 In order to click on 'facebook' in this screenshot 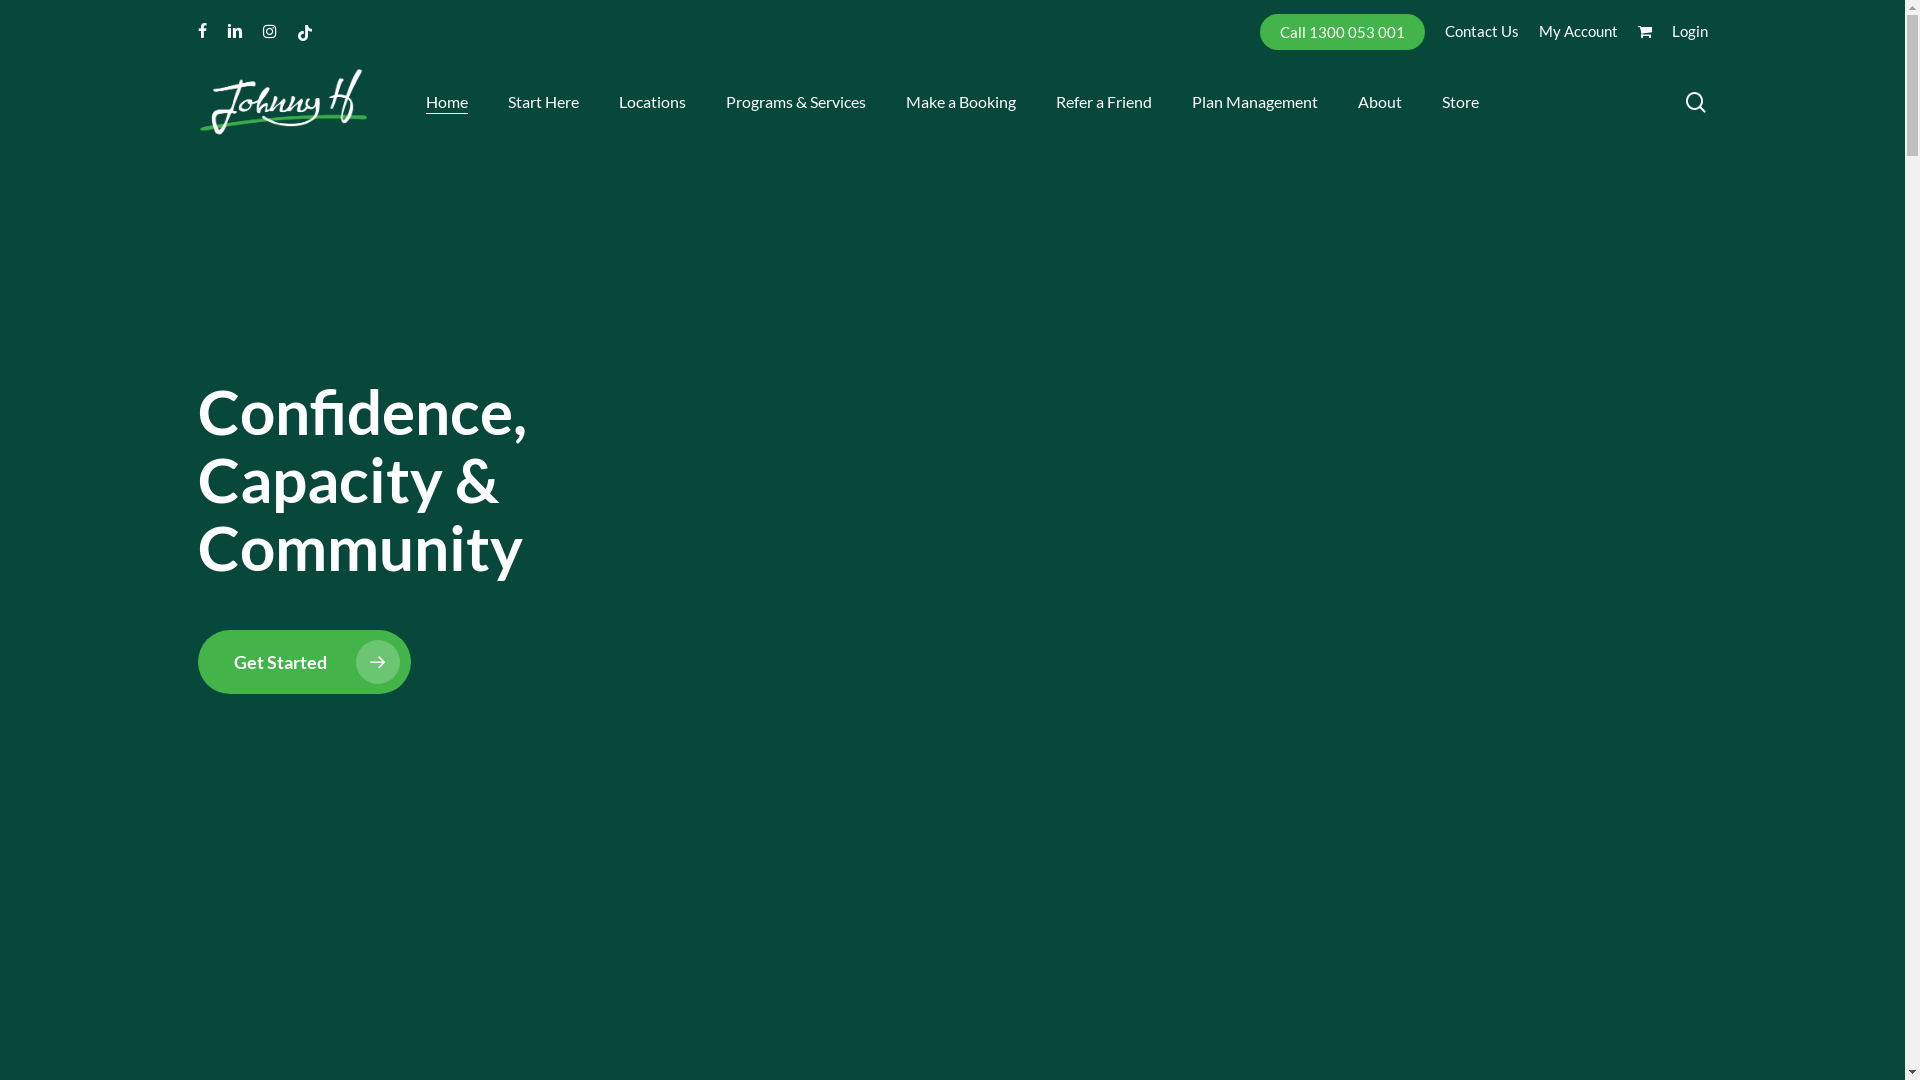, I will do `click(202, 30)`.